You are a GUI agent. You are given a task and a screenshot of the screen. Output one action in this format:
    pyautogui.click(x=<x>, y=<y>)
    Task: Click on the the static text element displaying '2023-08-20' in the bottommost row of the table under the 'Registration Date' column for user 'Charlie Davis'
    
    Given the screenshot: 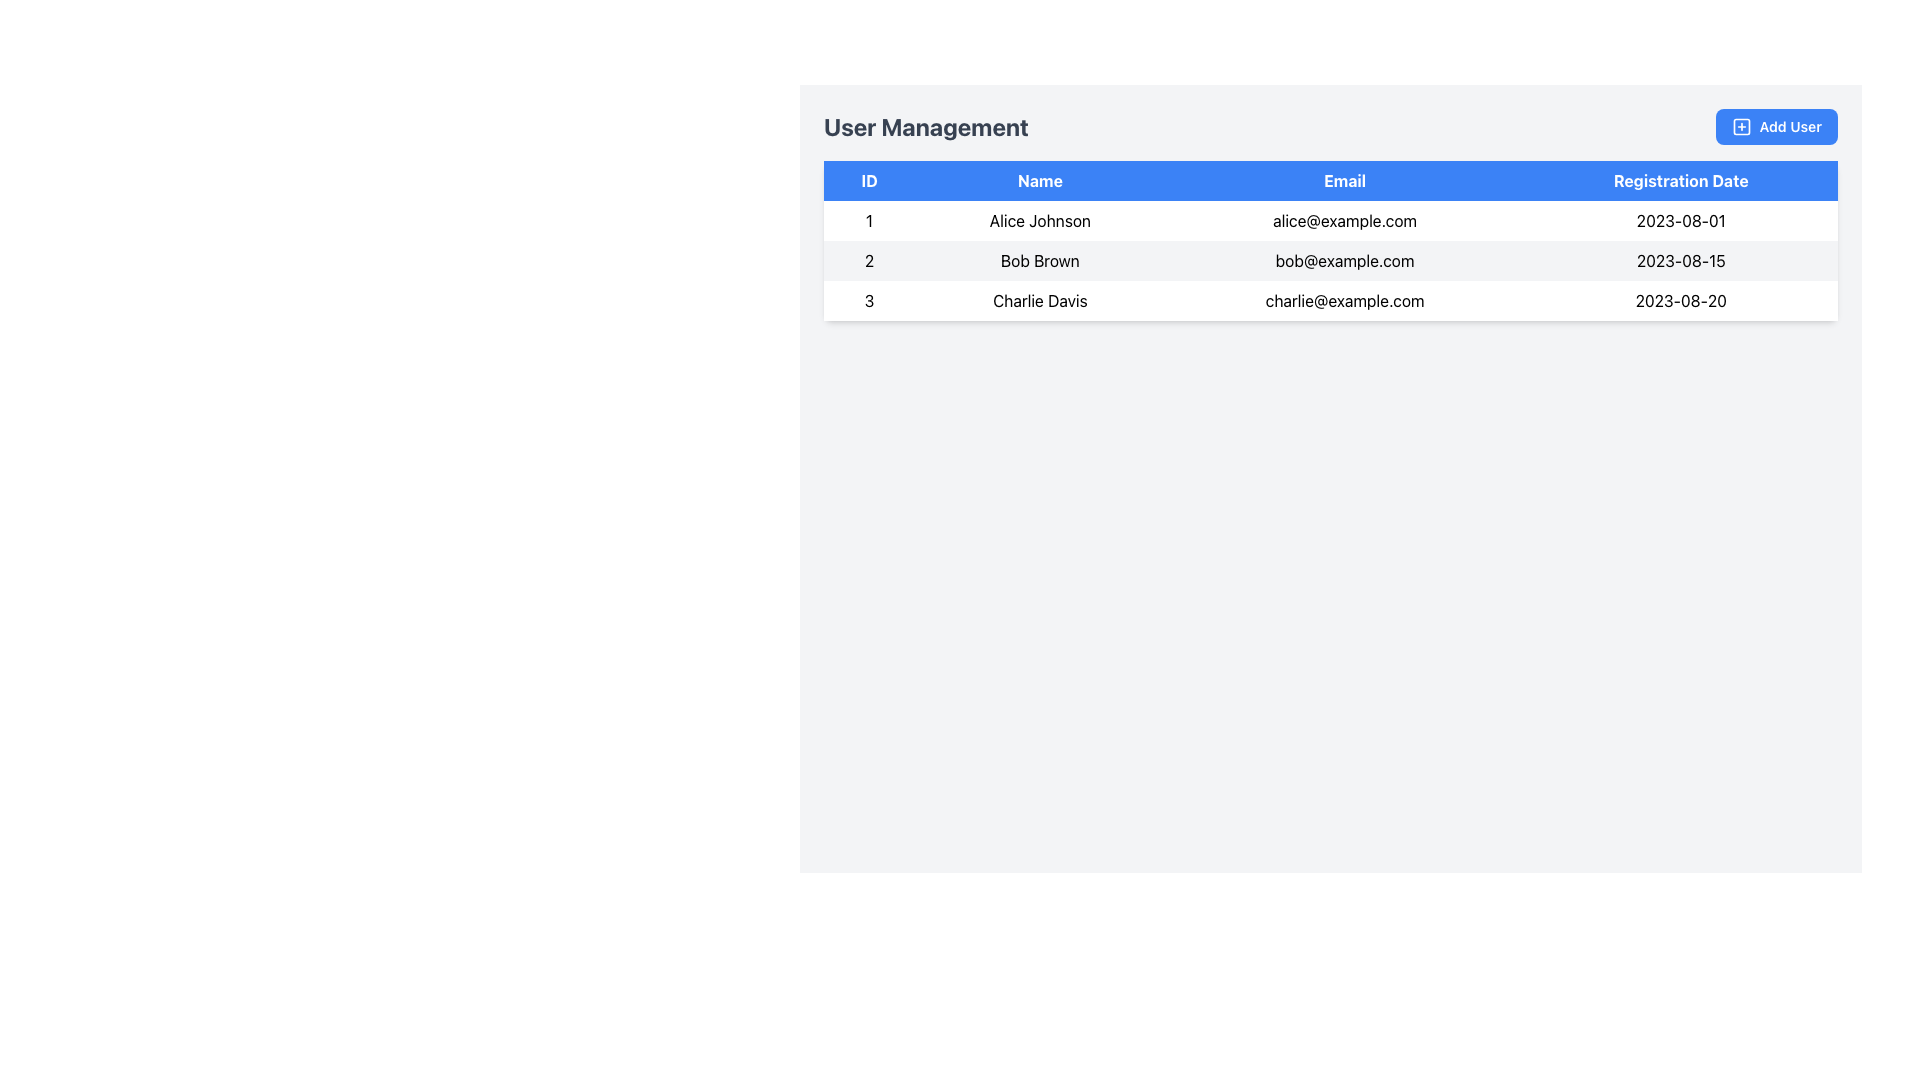 What is the action you would take?
    pyautogui.click(x=1680, y=300)
    